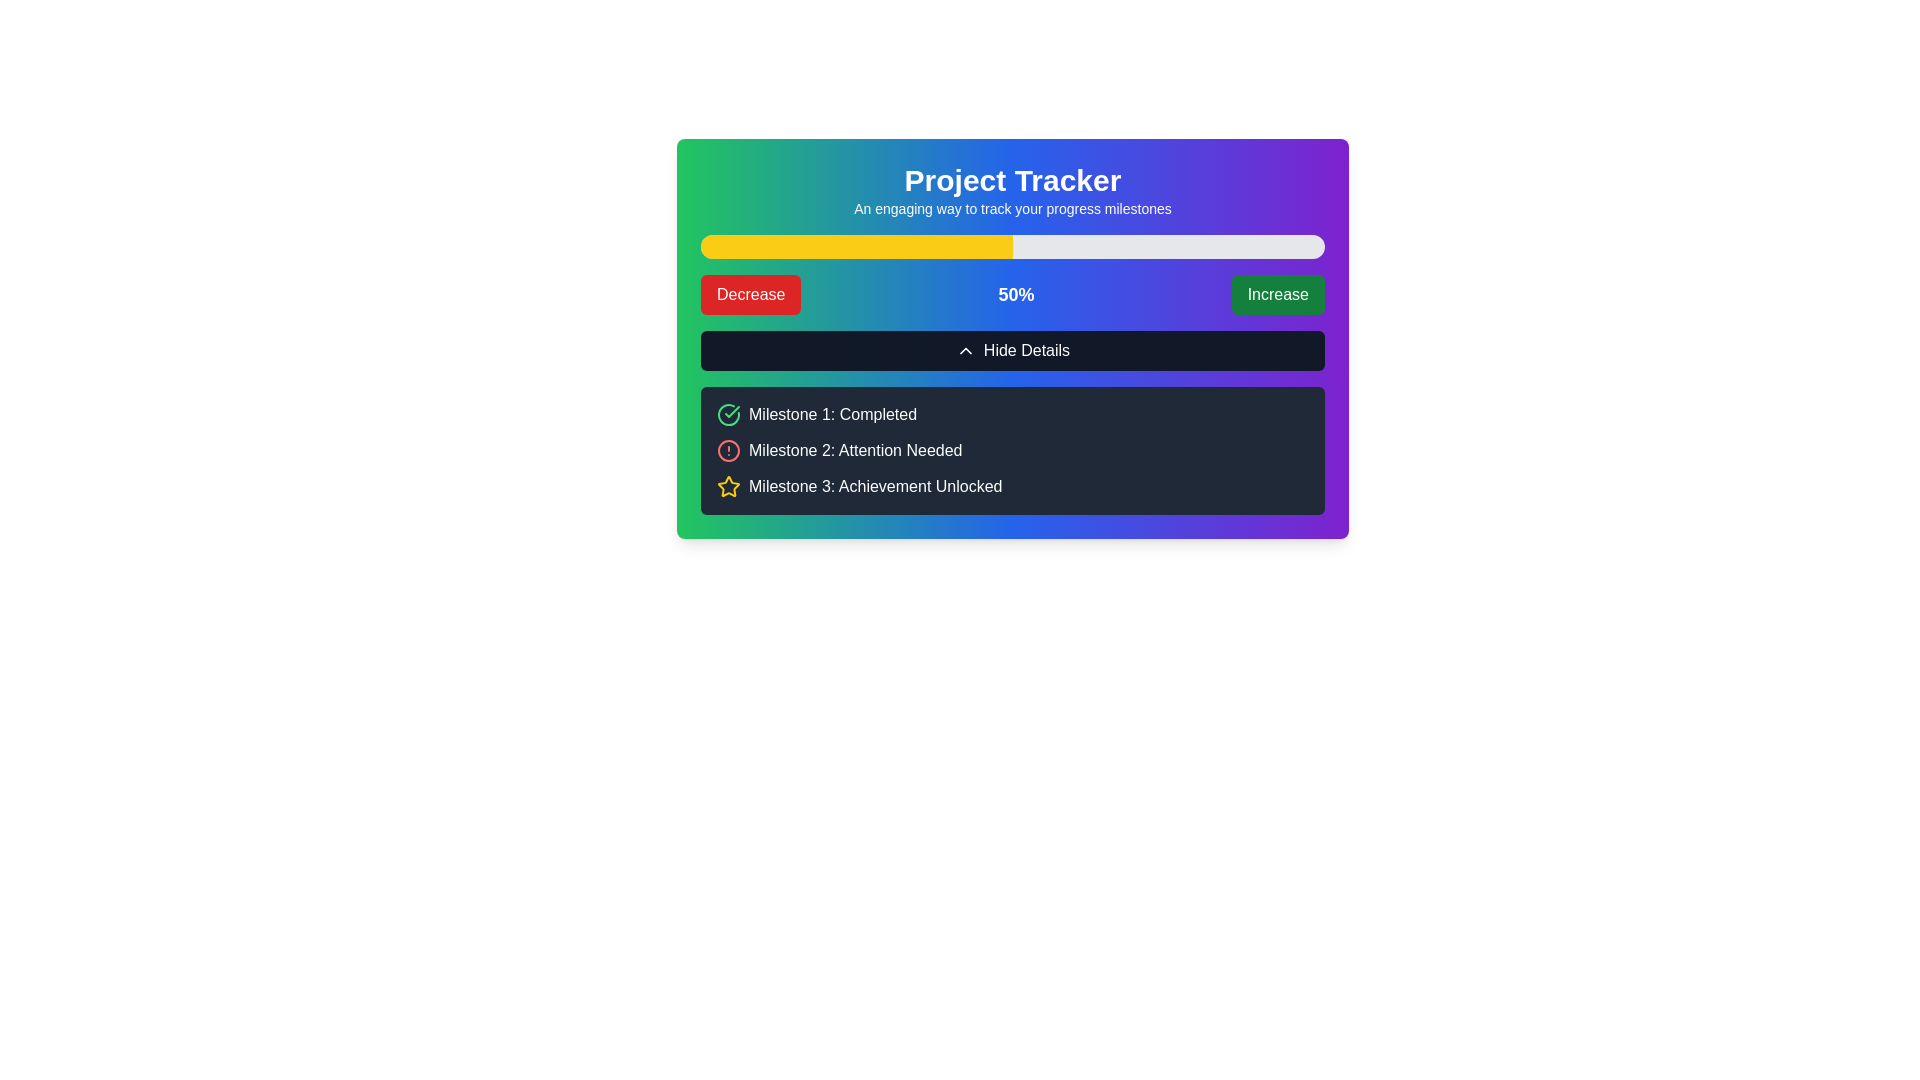 The width and height of the screenshot is (1920, 1080). Describe the element at coordinates (1012, 208) in the screenshot. I see `the static text subtitle 'An engaging way to track your progress milestones' which is located directly below the title 'Project Tracker' in the header section of the card layout` at that location.